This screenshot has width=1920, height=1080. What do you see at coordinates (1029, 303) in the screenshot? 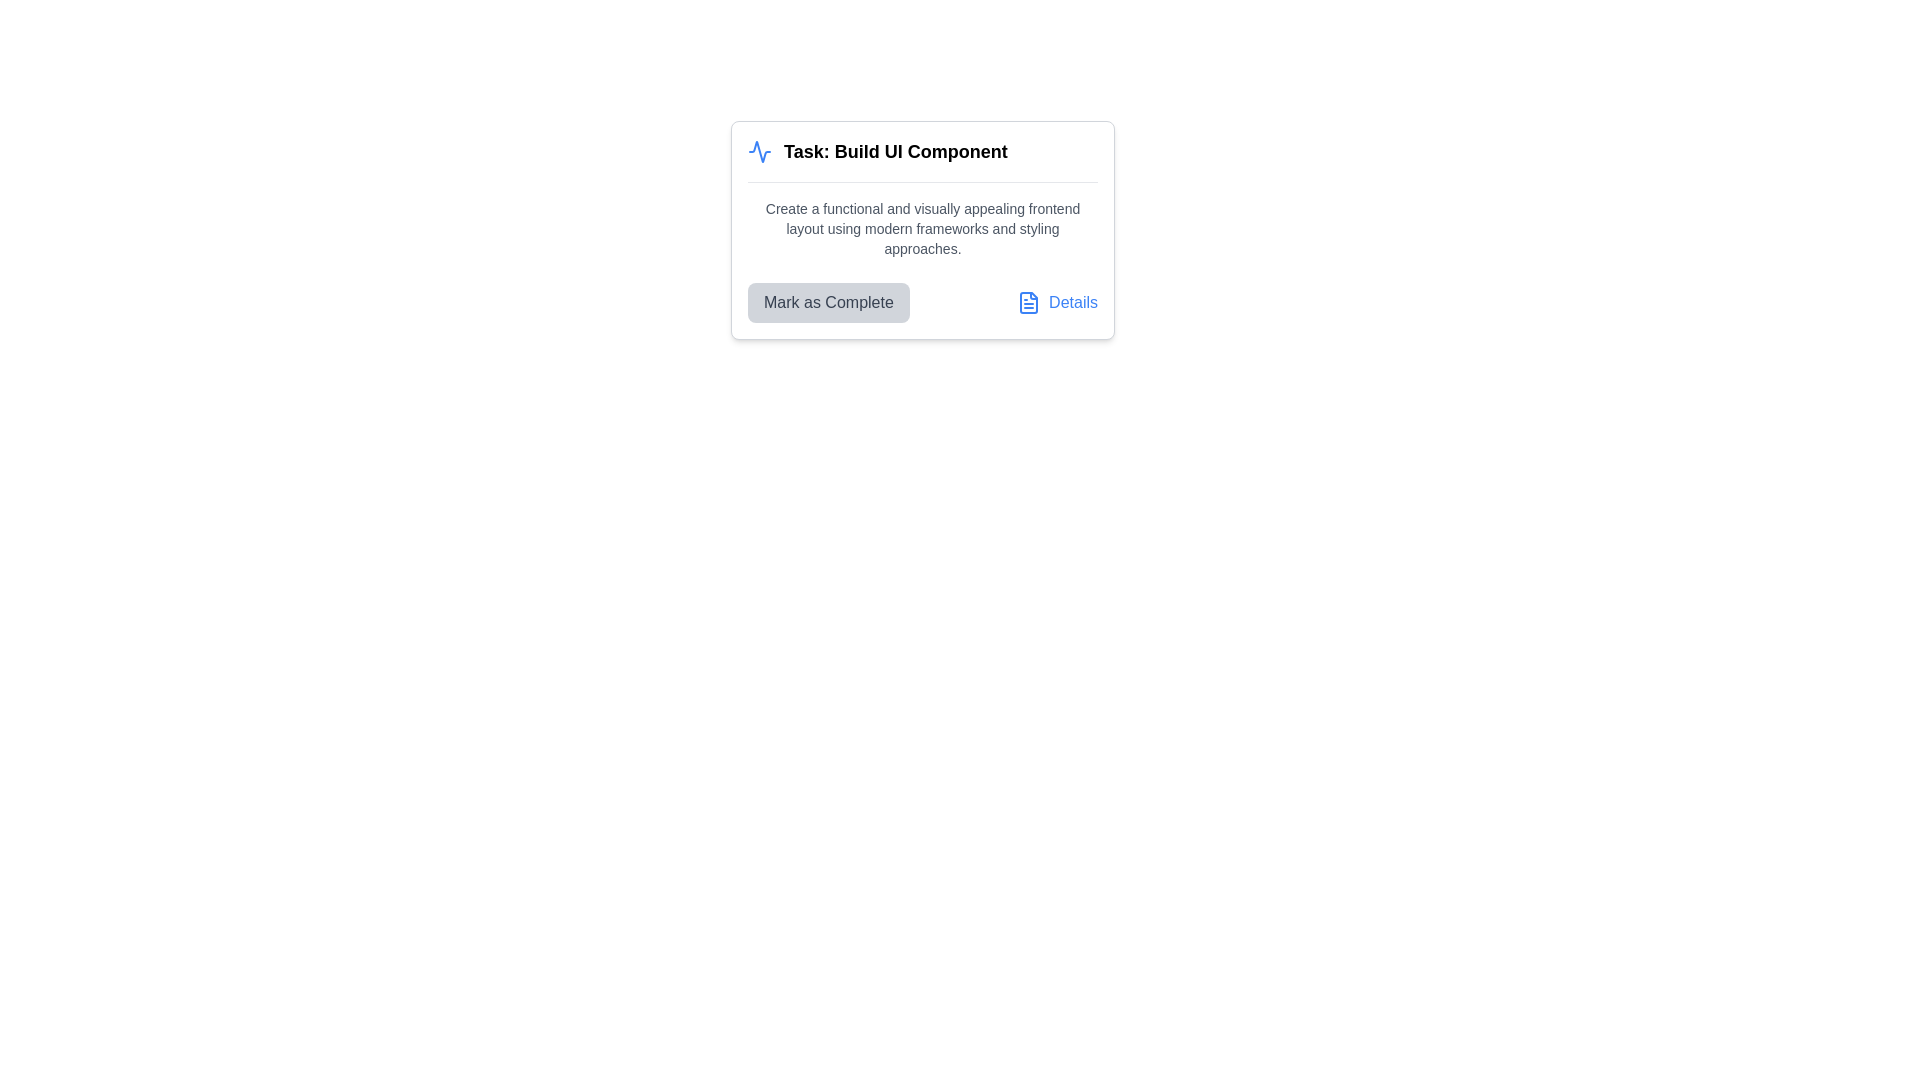
I see `the clickable icon resembling a file or document that is part of the 'Details' link, located in the bottom-right area of a card component via keyboard navigation` at bounding box center [1029, 303].